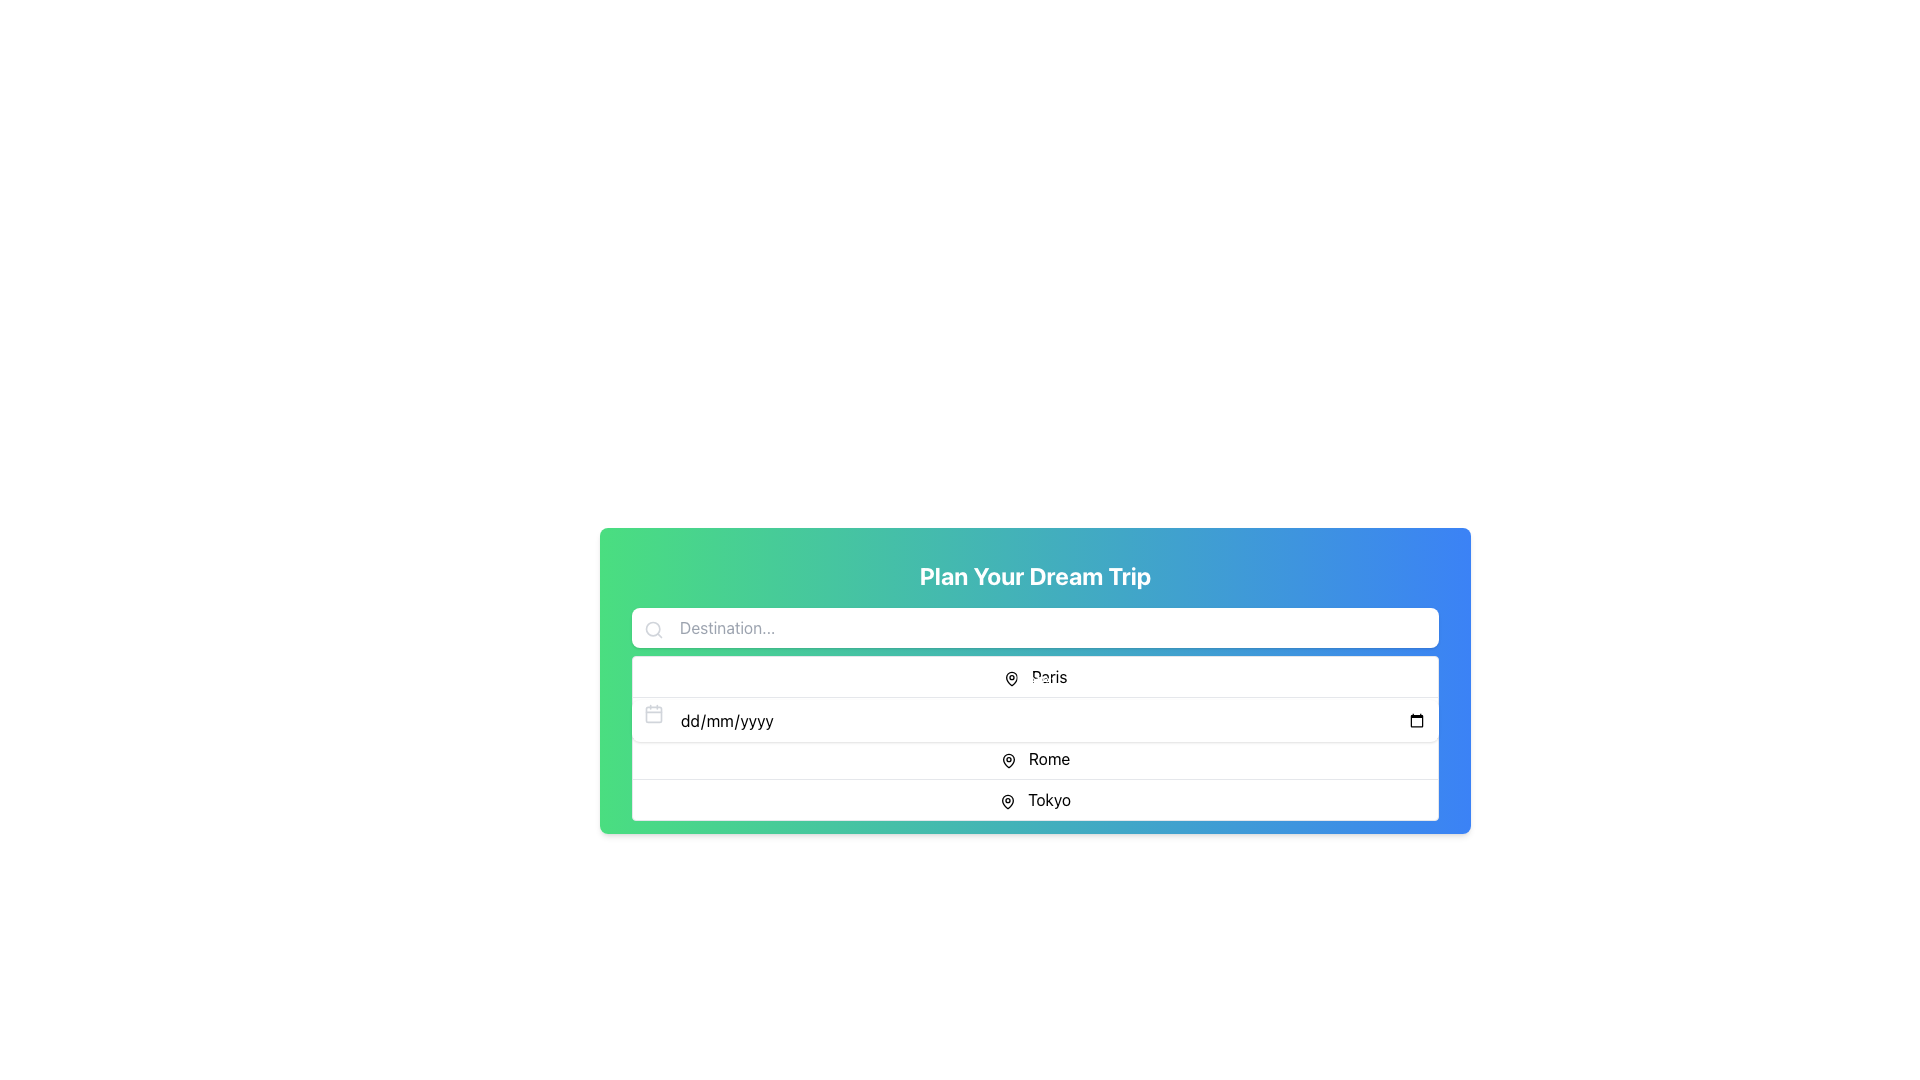  What do you see at coordinates (1035, 676) in the screenshot?
I see `to select the destination option 'Paris' from the first item in the vertical menu of destinations` at bounding box center [1035, 676].